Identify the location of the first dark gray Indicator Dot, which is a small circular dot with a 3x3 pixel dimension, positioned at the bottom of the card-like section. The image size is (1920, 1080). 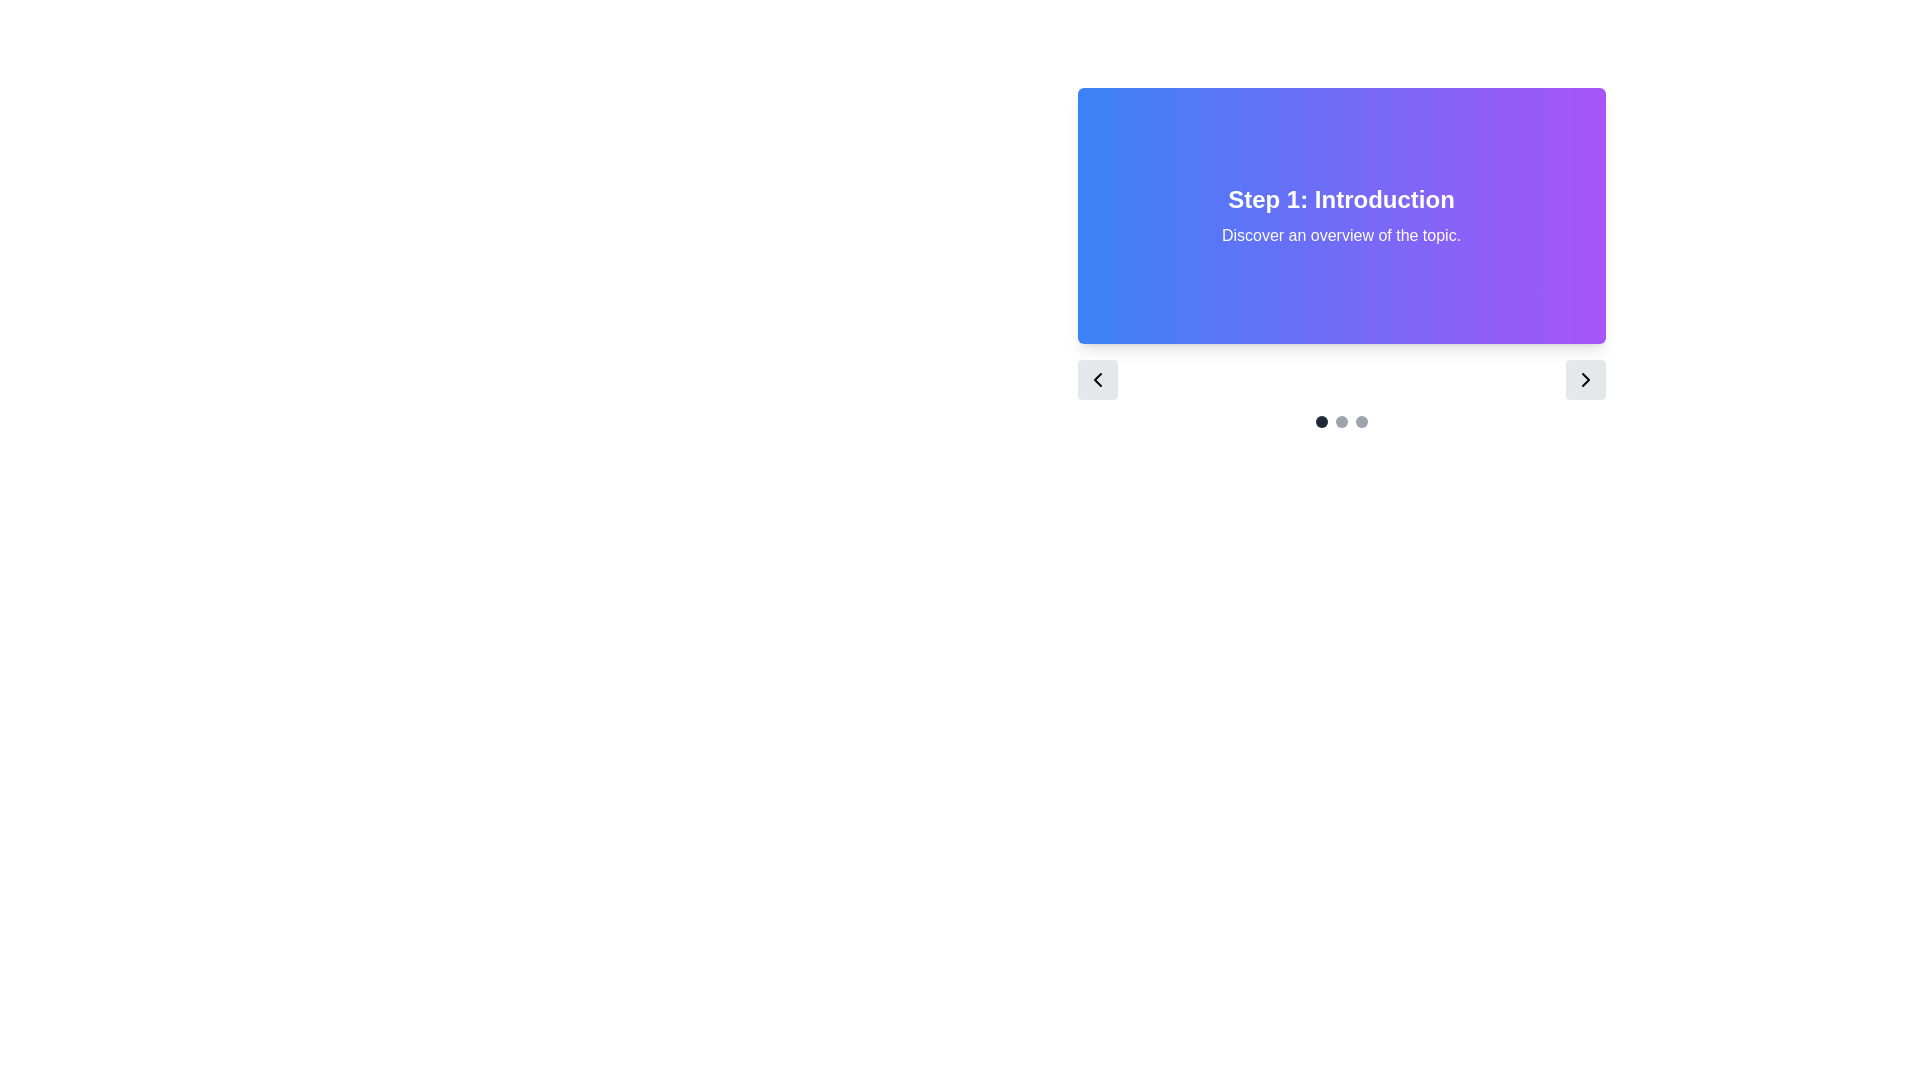
(1321, 420).